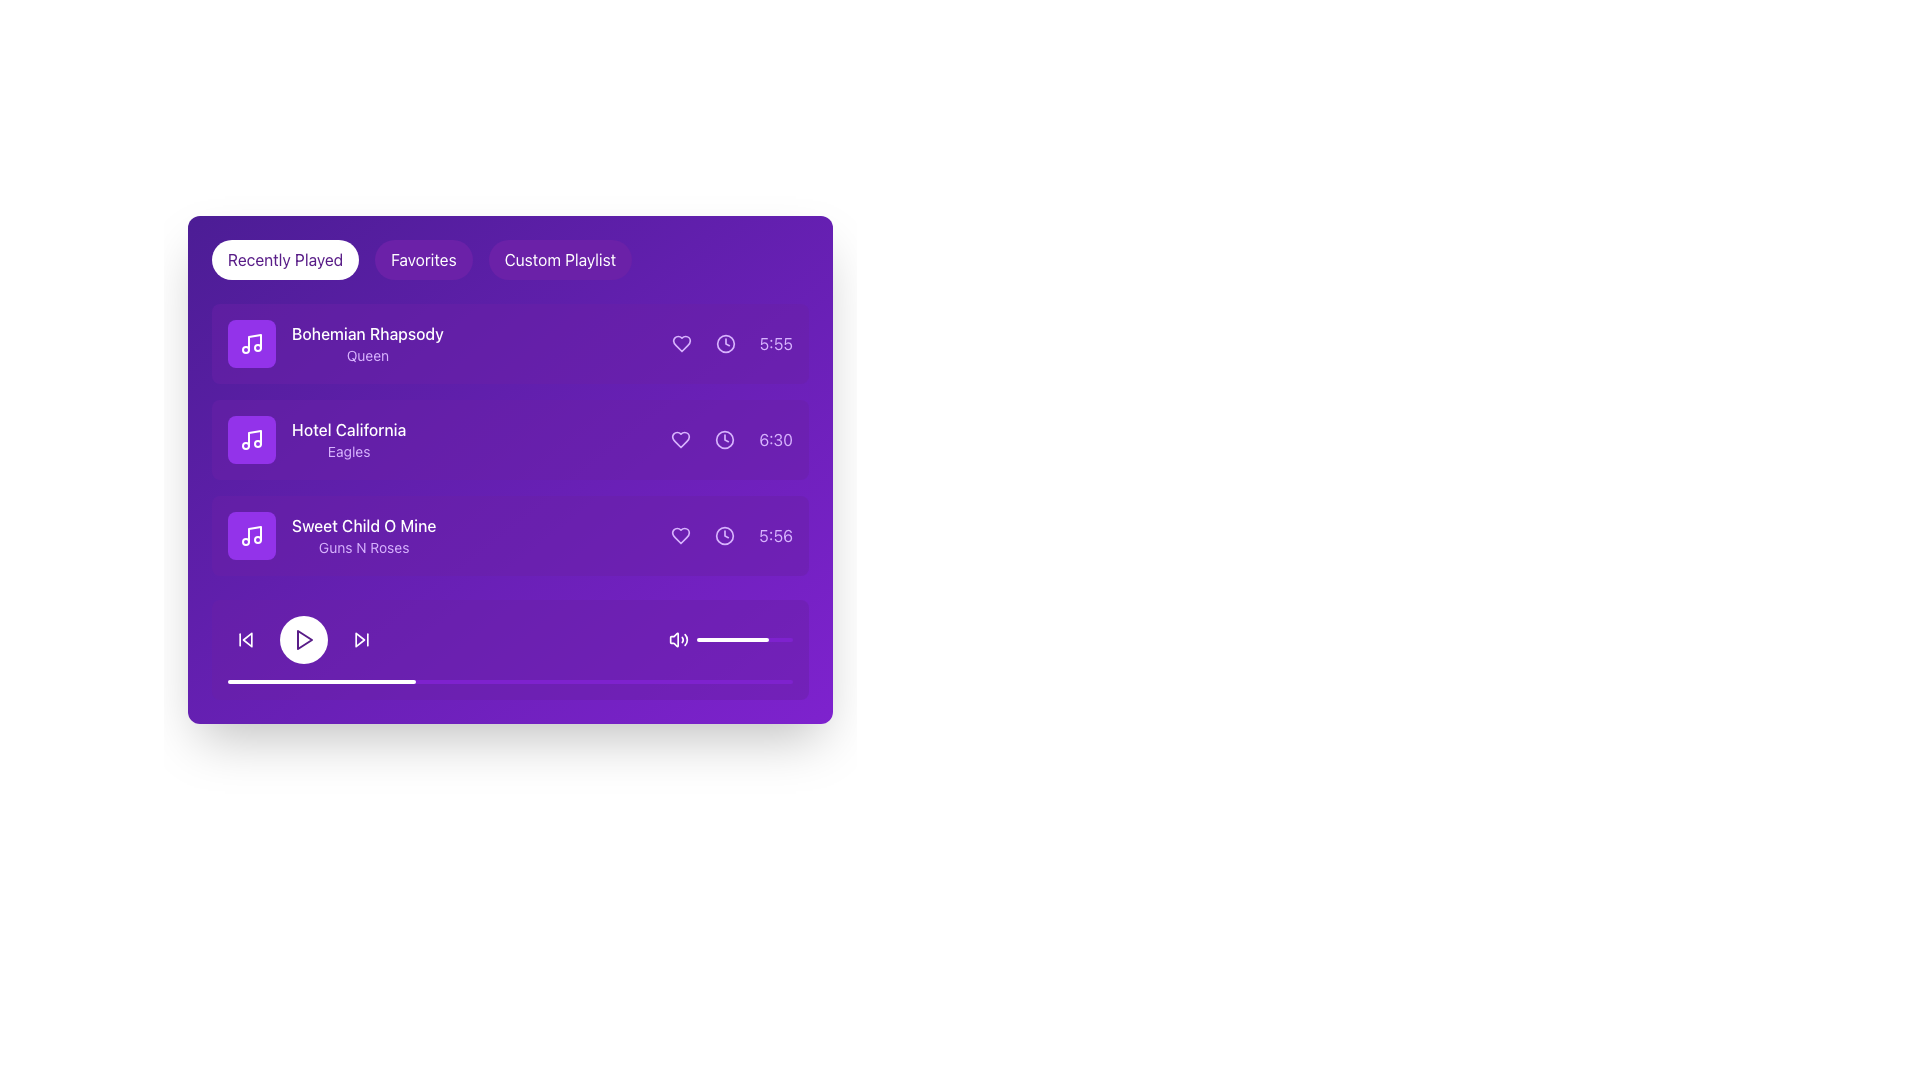 The width and height of the screenshot is (1920, 1080). Describe the element at coordinates (766, 640) in the screenshot. I see `the volume level` at that location.